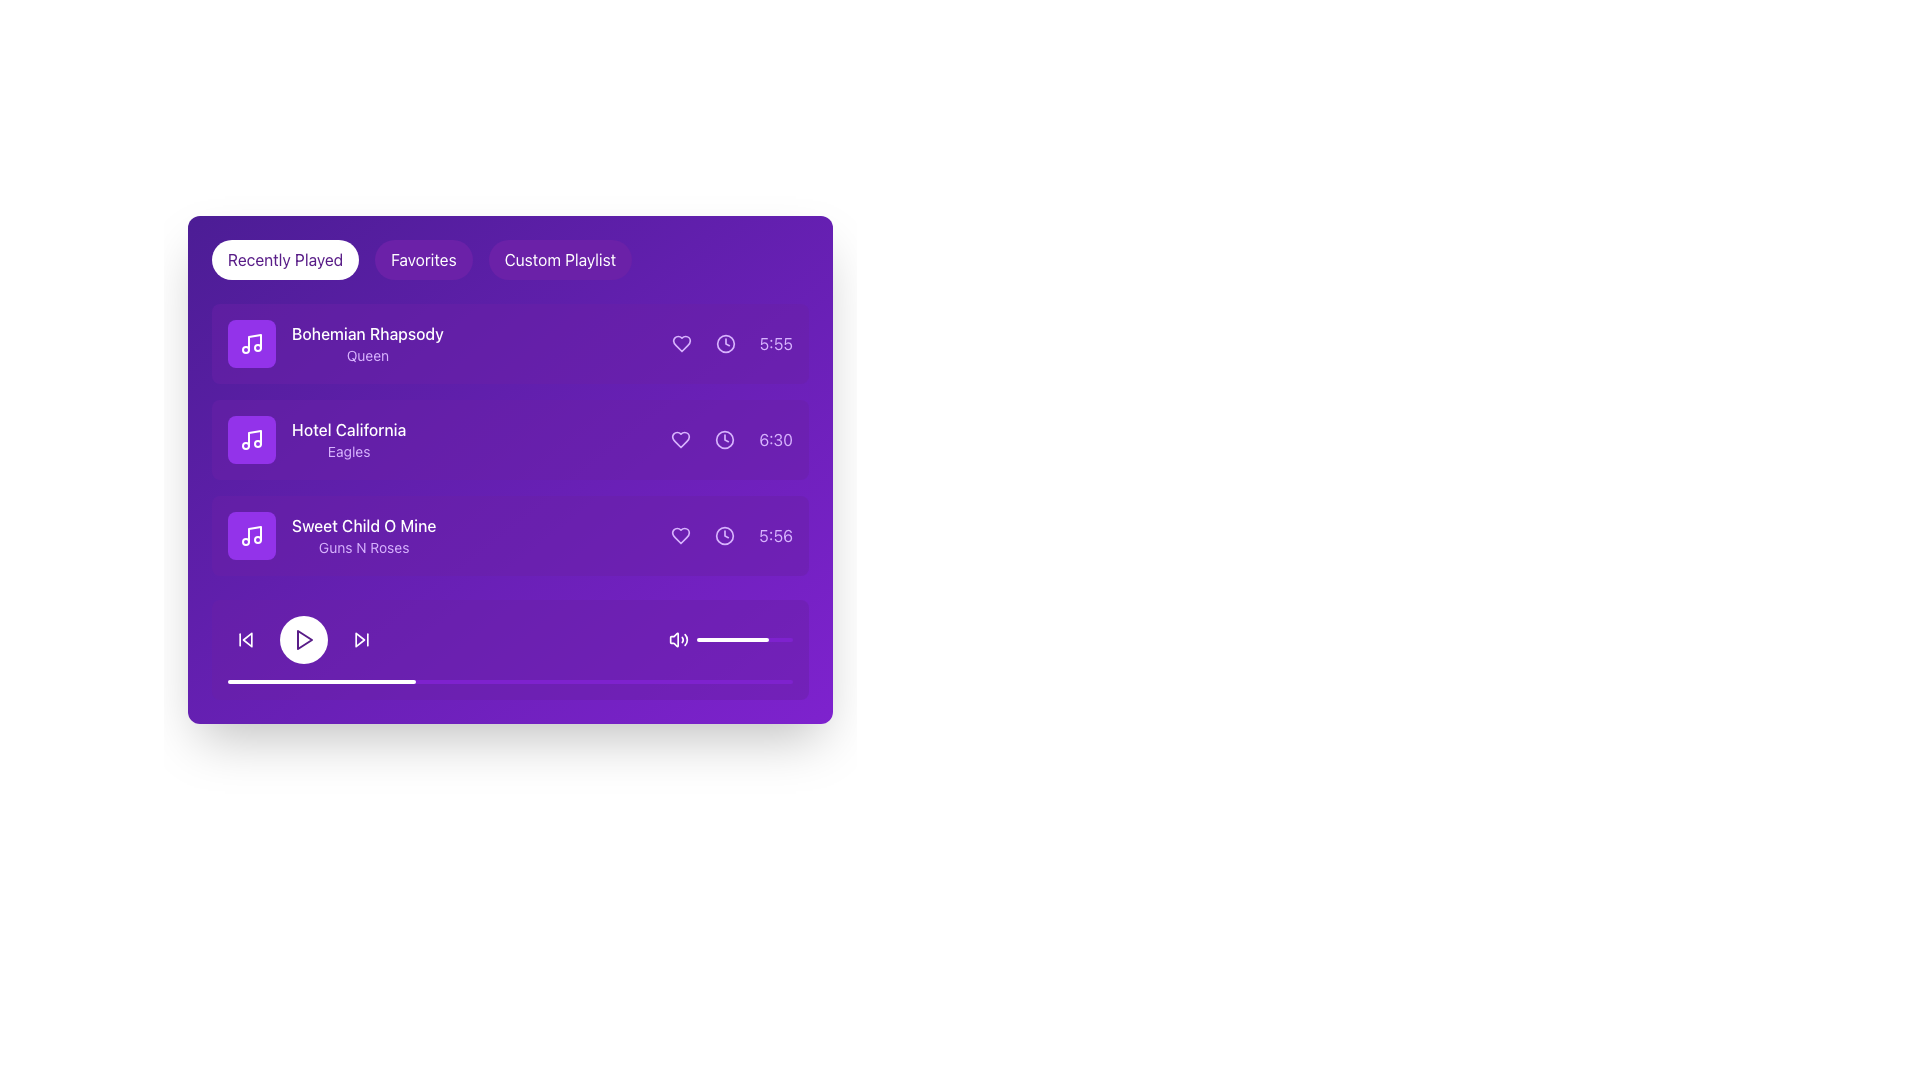 The width and height of the screenshot is (1920, 1080). Describe the element at coordinates (766, 640) in the screenshot. I see `the volume level` at that location.